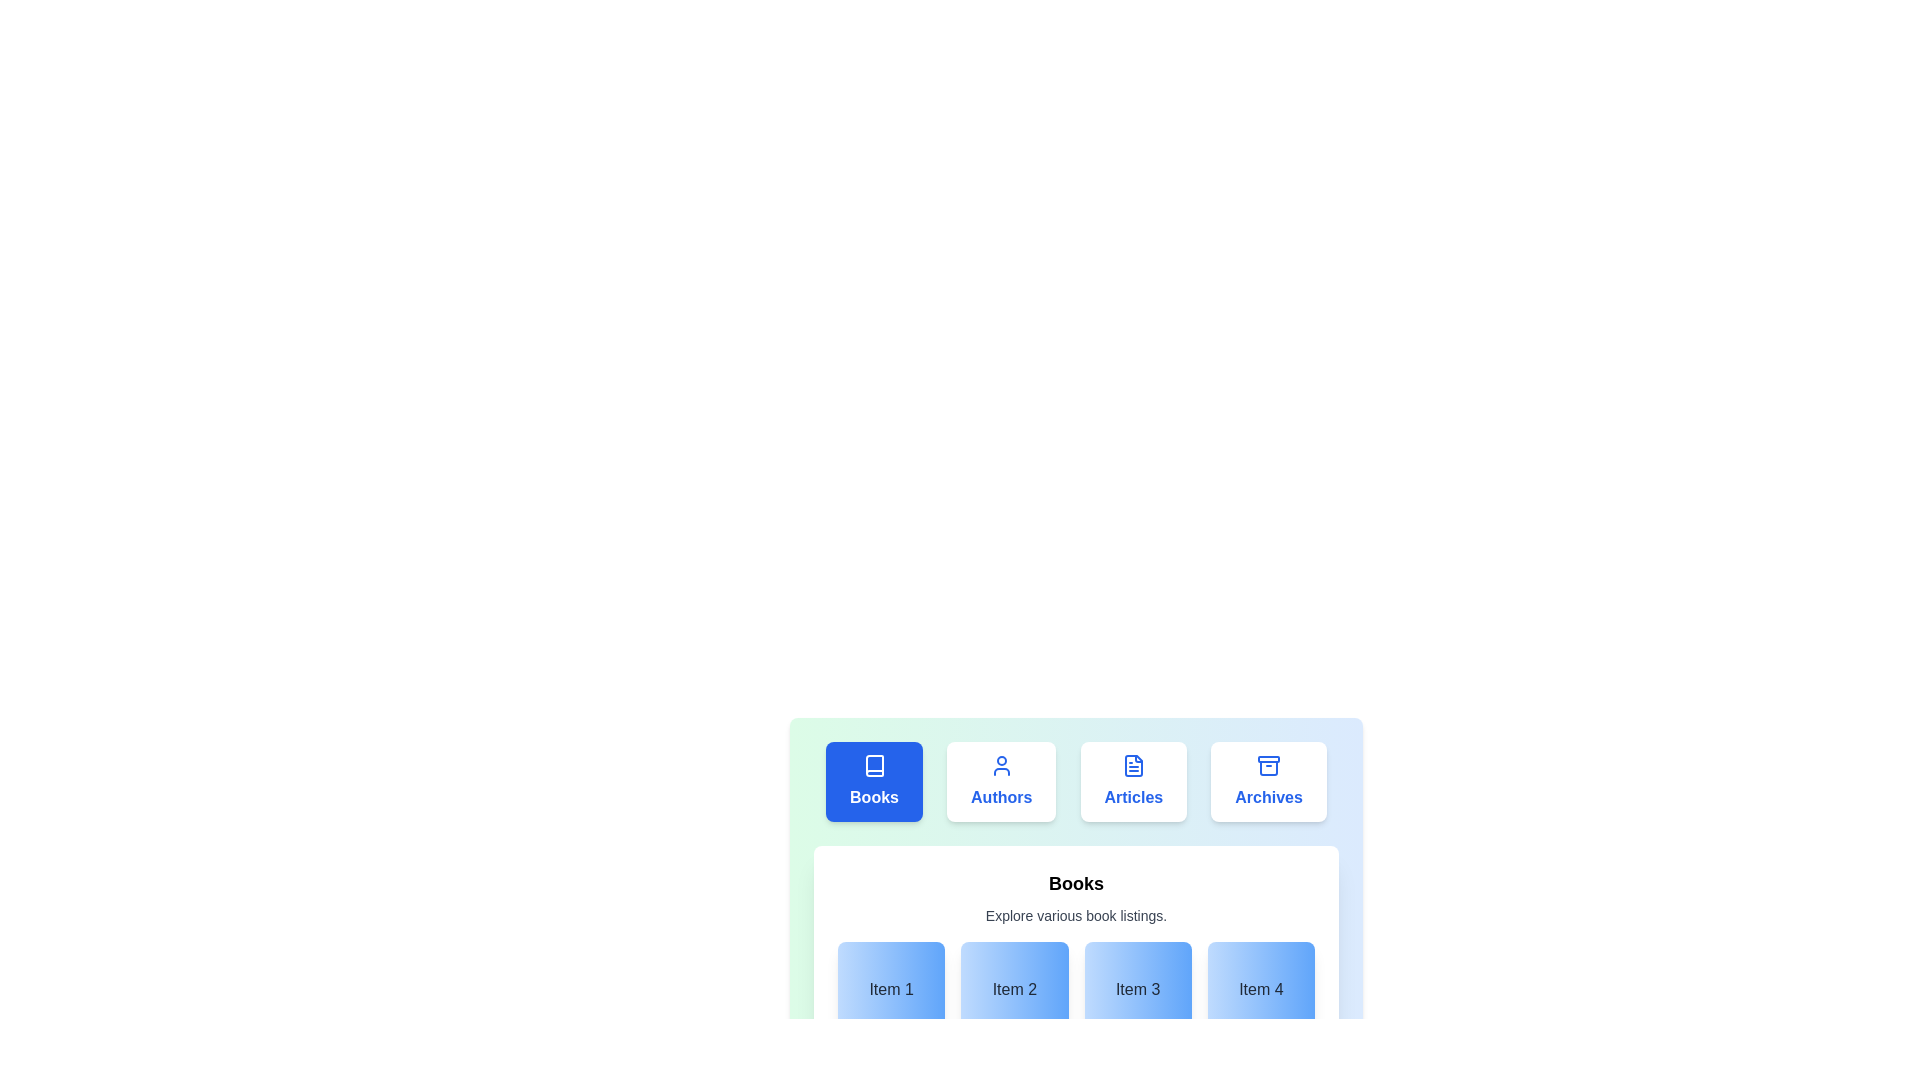 The image size is (1920, 1080). What do you see at coordinates (1001, 781) in the screenshot?
I see `the tab labeled Authors to activate it` at bounding box center [1001, 781].